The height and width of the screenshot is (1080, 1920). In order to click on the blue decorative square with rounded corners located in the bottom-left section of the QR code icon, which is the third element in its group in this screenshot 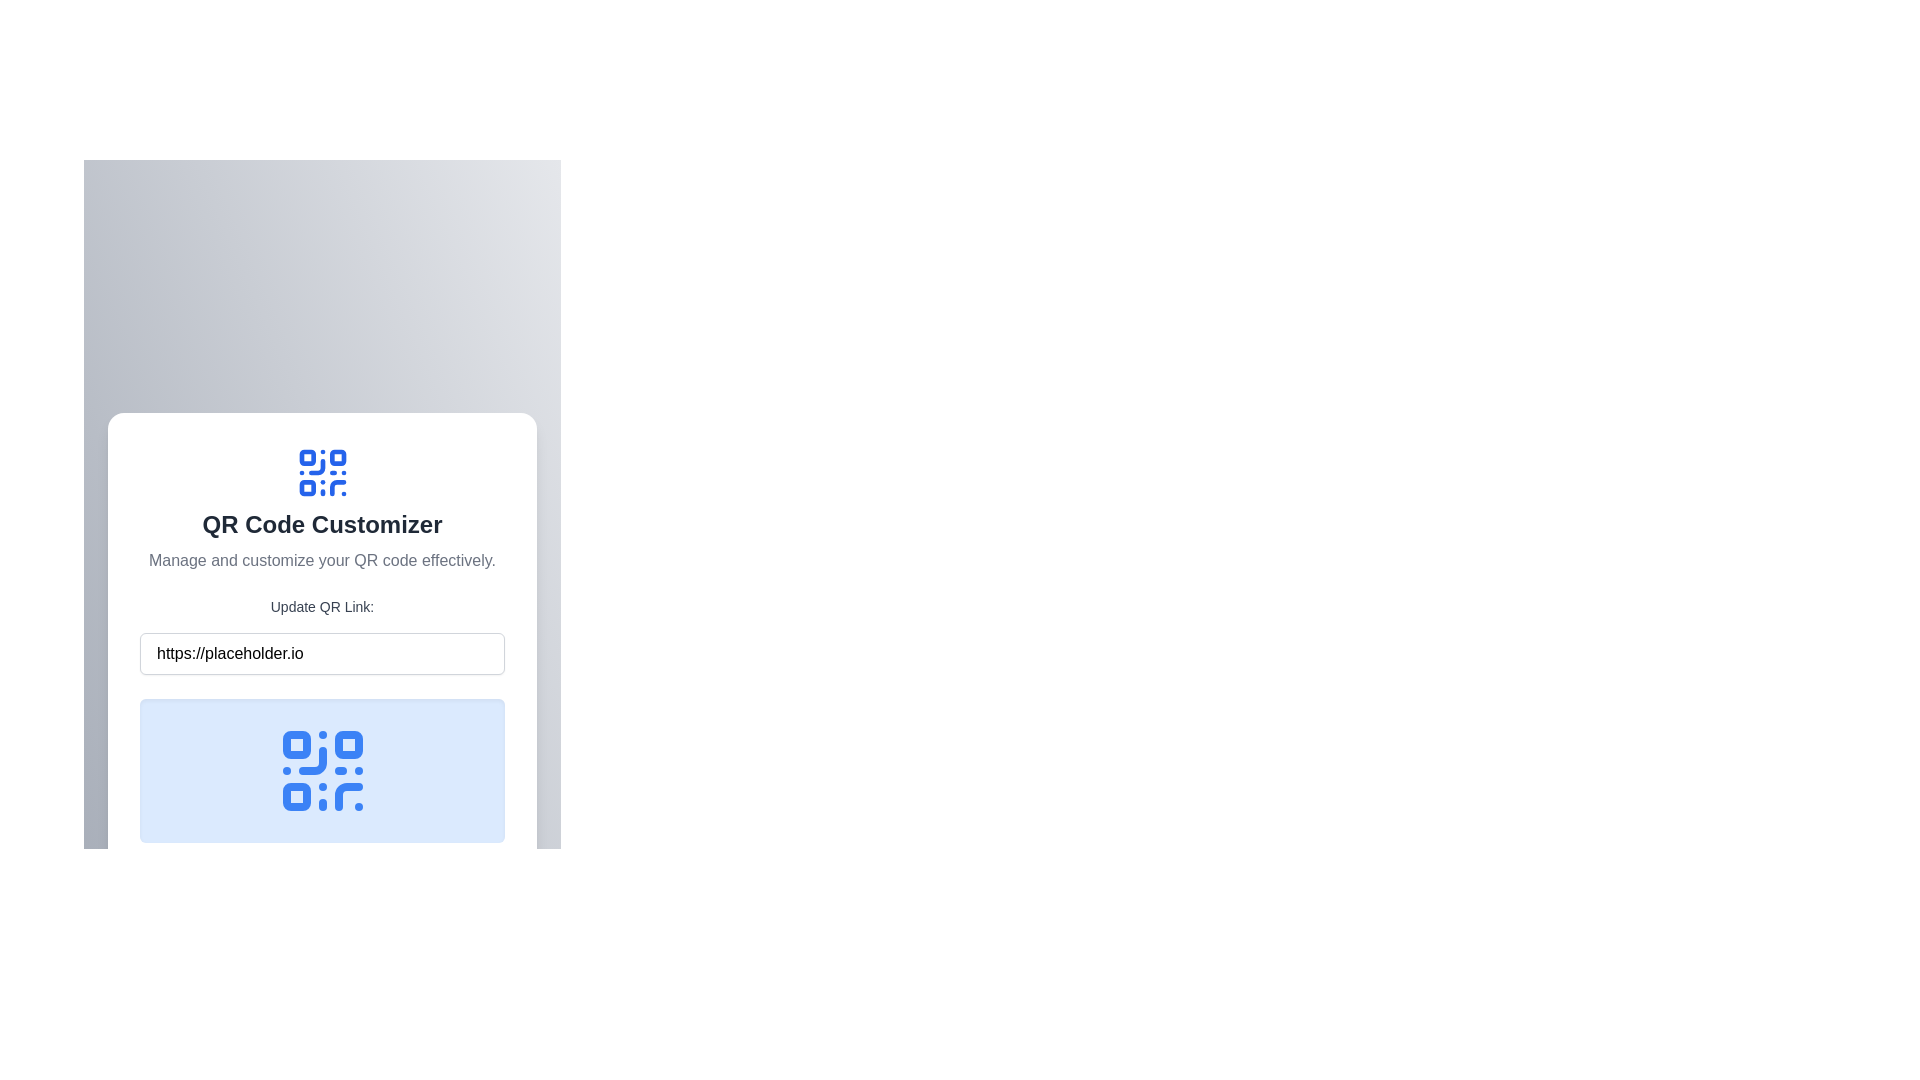, I will do `click(306, 488)`.